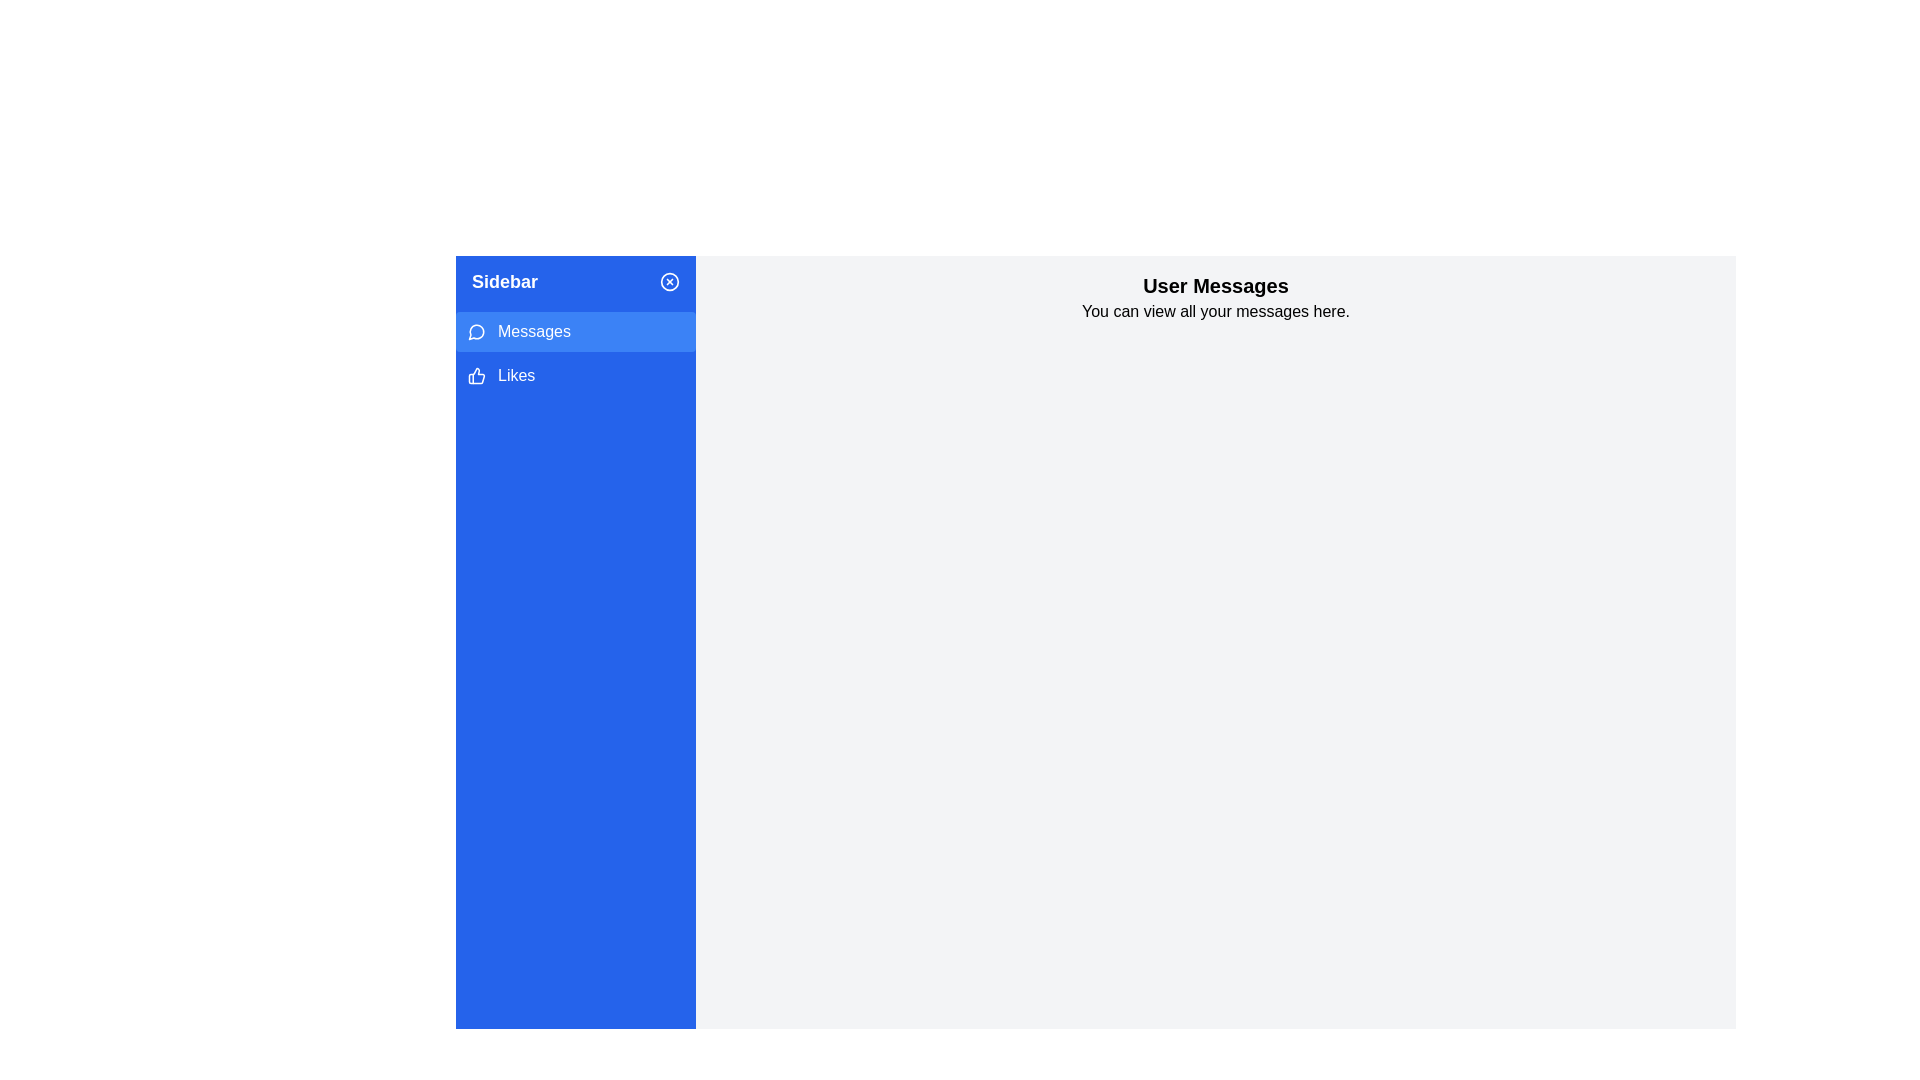 This screenshot has height=1080, width=1920. Describe the element at coordinates (534, 330) in the screenshot. I see `the 'Messages' text label within the interactive sidebar menu` at that location.